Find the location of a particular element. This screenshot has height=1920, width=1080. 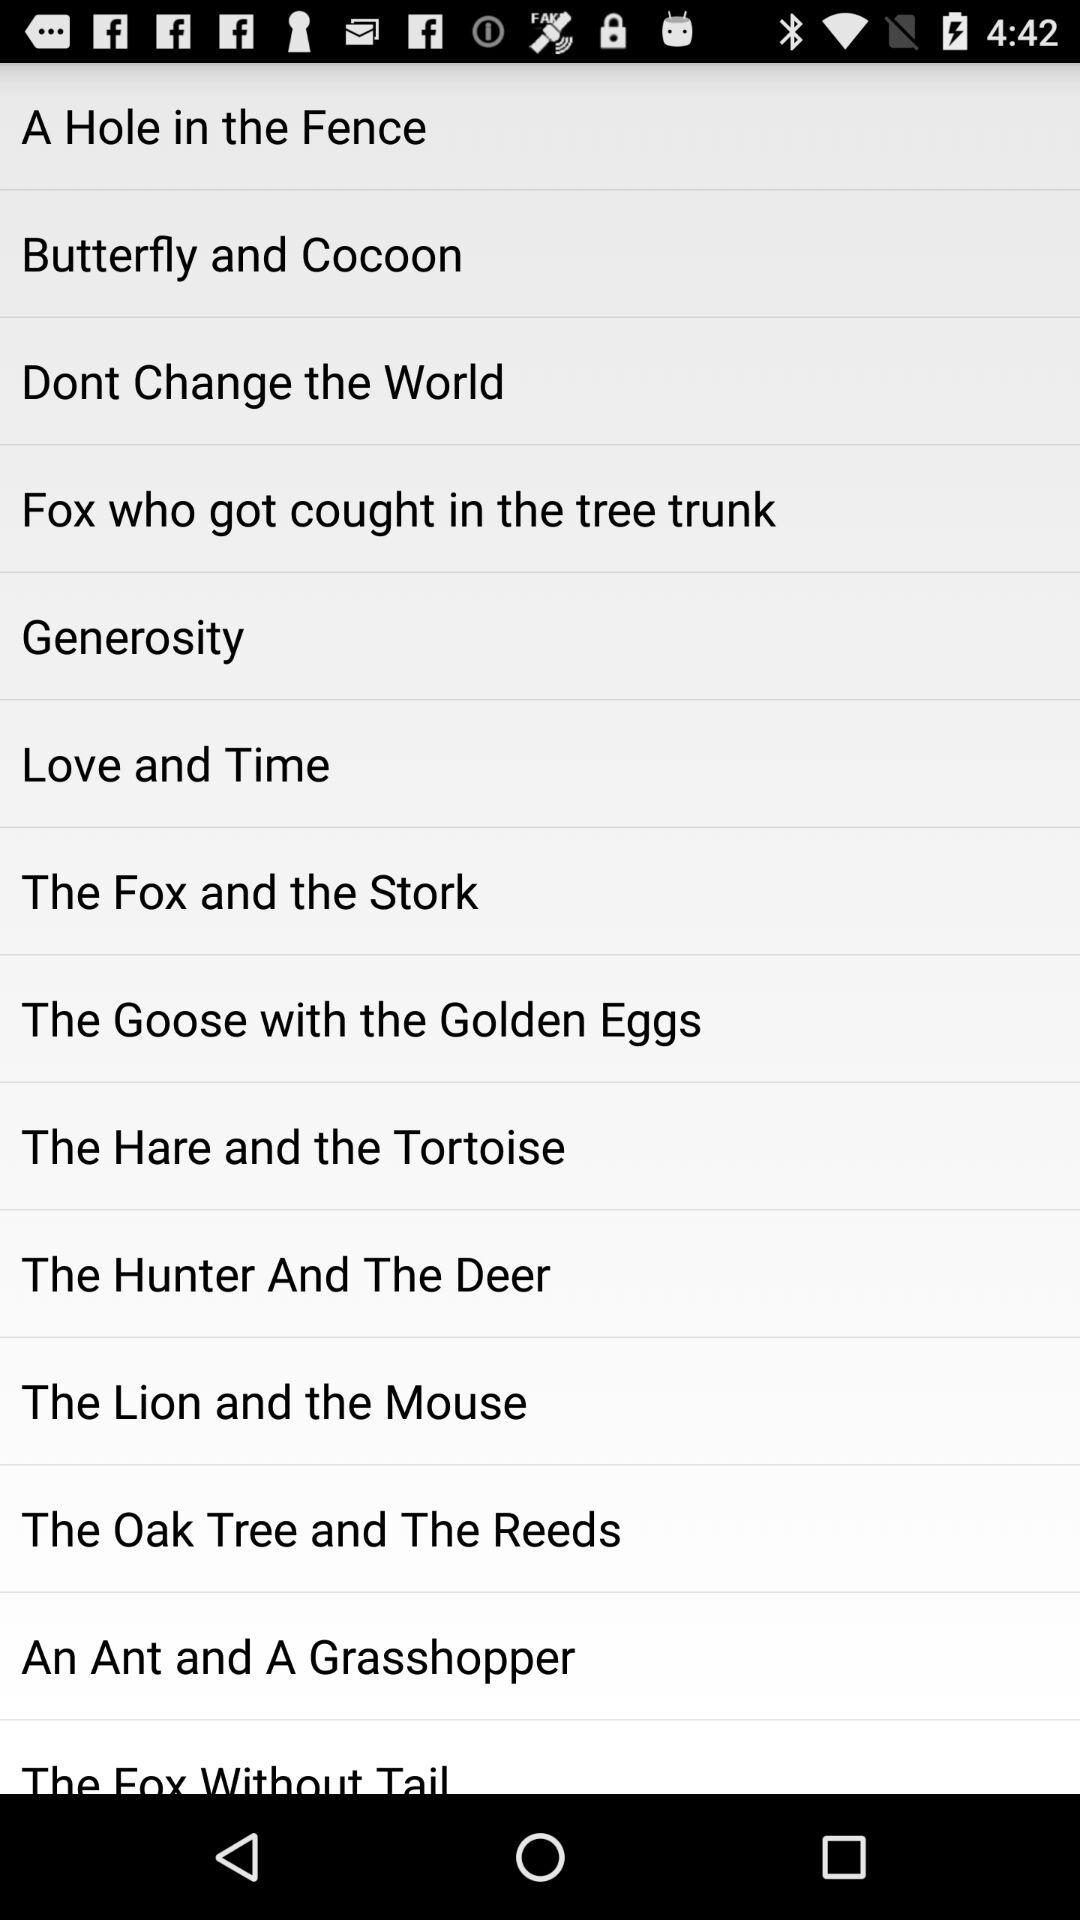

an ant and icon is located at coordinates (540, 1656).